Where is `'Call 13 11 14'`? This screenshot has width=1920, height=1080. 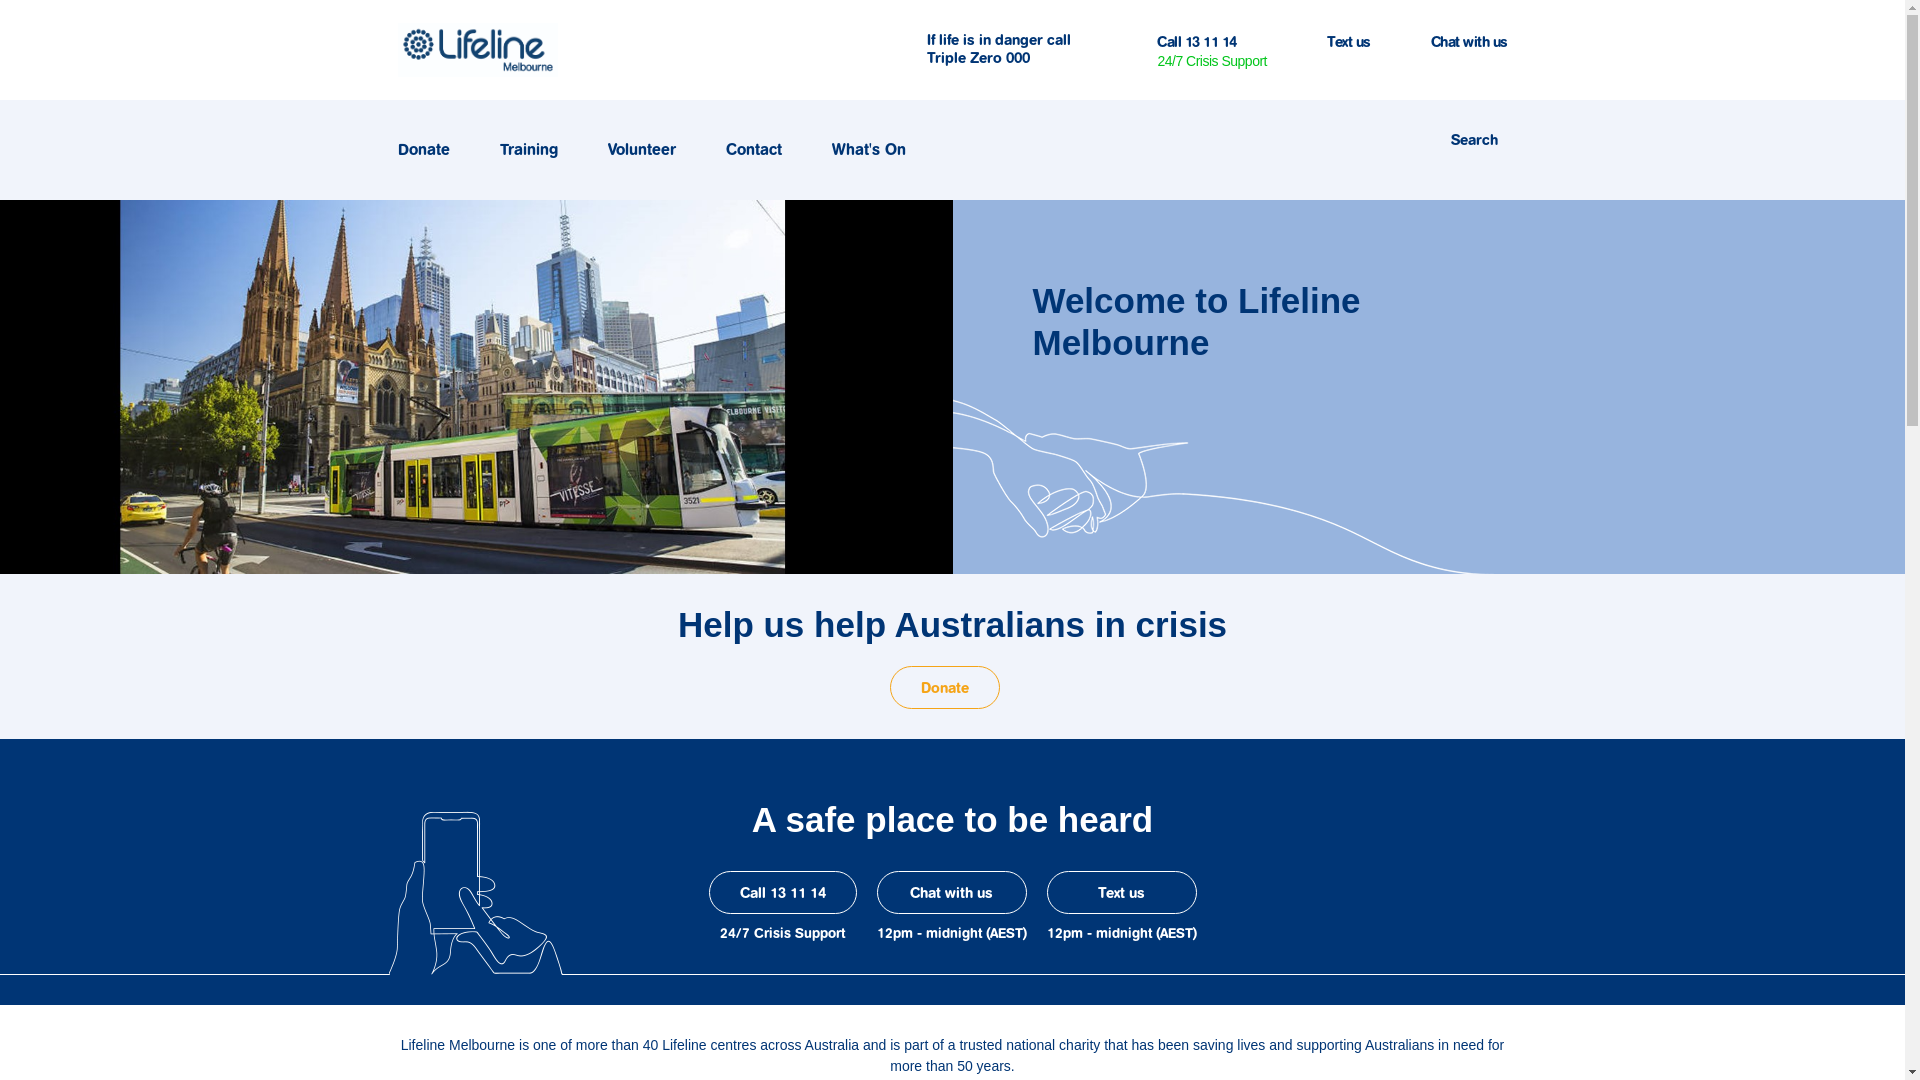
'Call 13 11 14' is located at coordinates (781, 891).